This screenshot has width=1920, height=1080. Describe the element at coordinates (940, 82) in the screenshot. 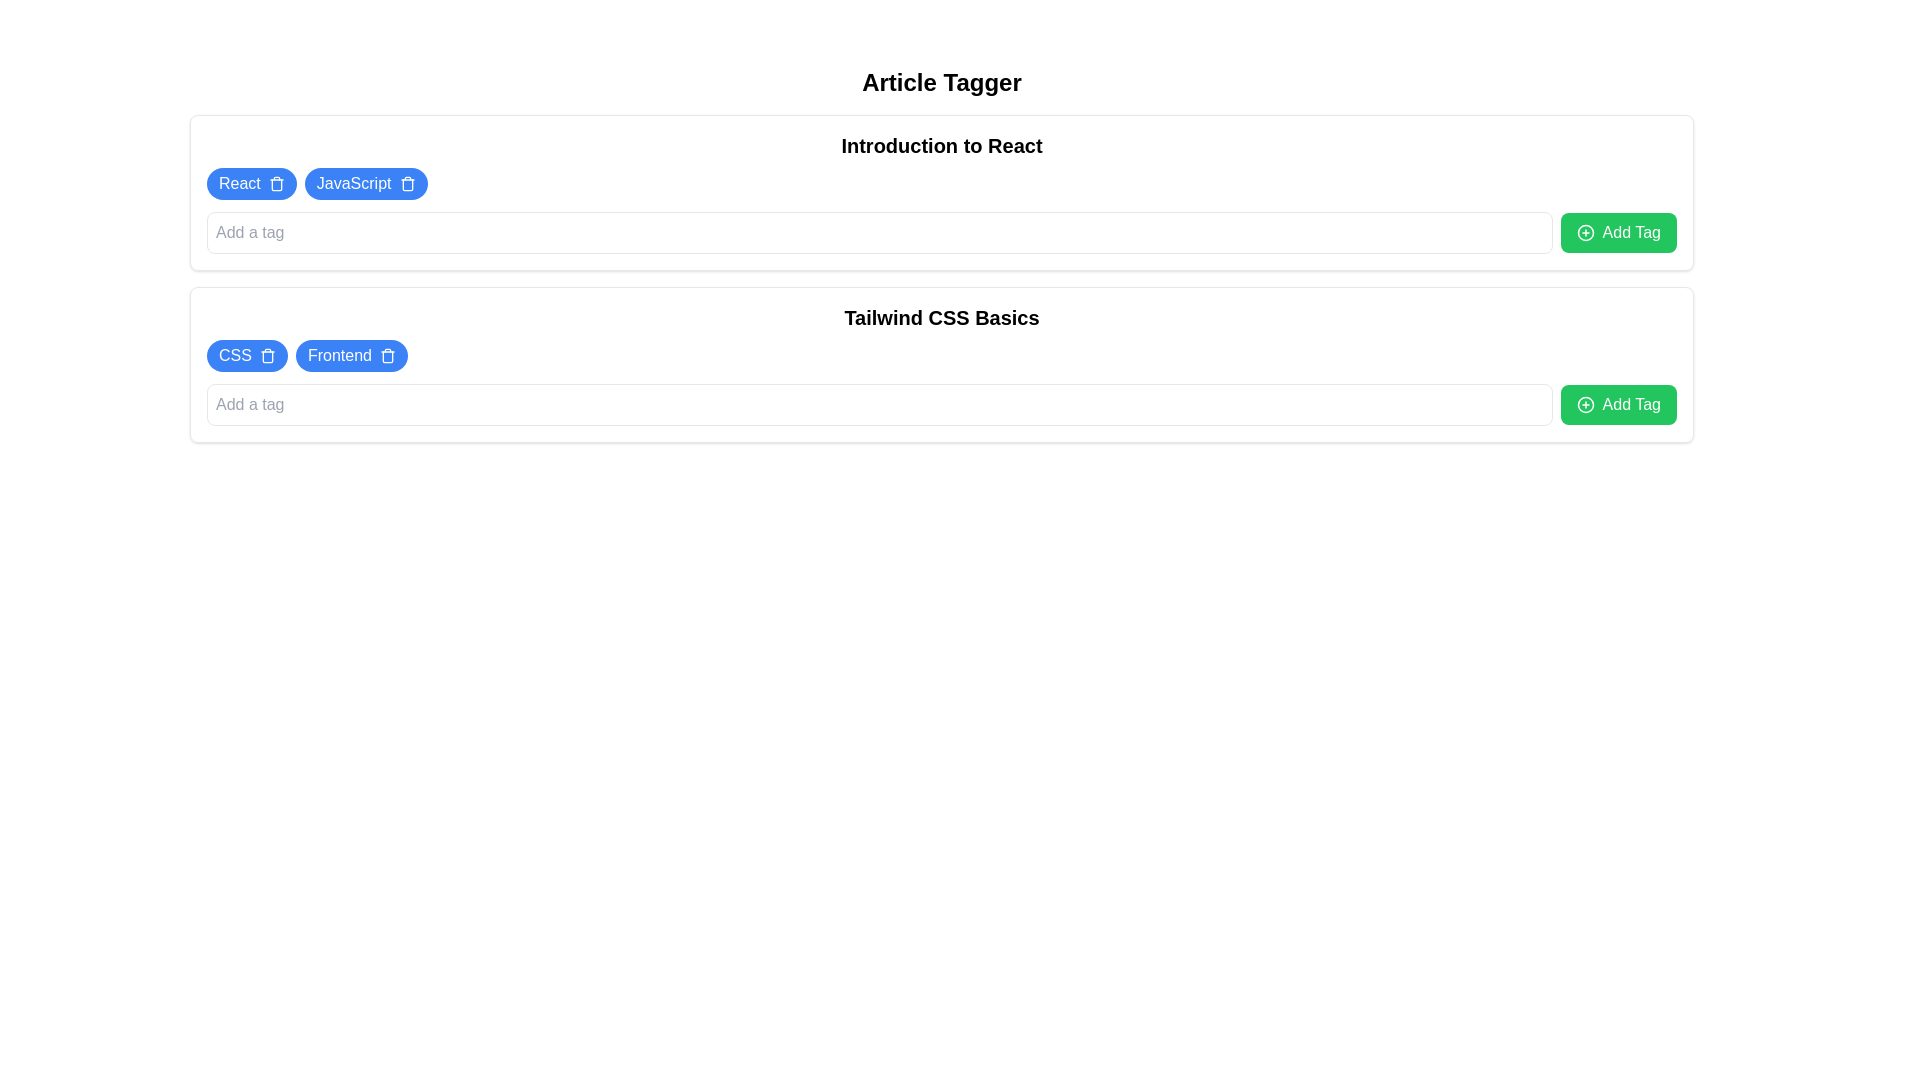

I see `the main title or heading Text Label positioned at the top center of the interface` at that location.